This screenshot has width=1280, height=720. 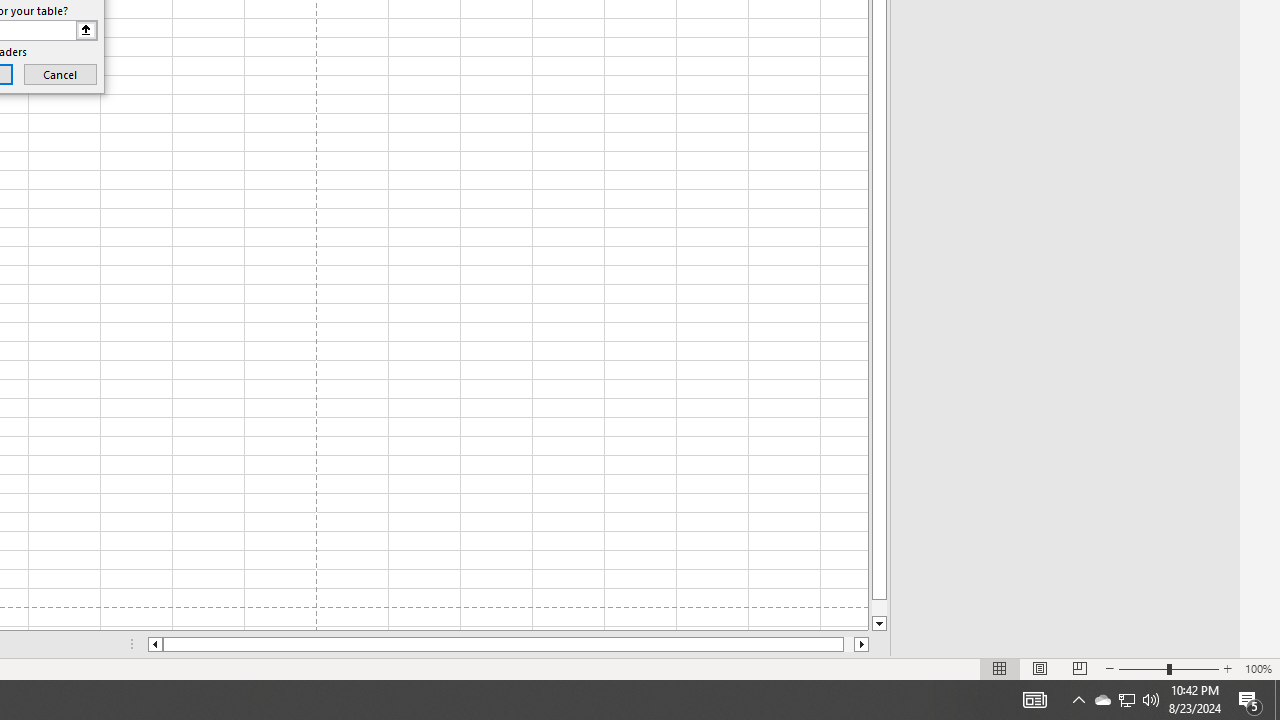 What do you see at coordinates (1000, 669) in the screenshot?
I see `'Normal'` at bounding box center [1000, 669].